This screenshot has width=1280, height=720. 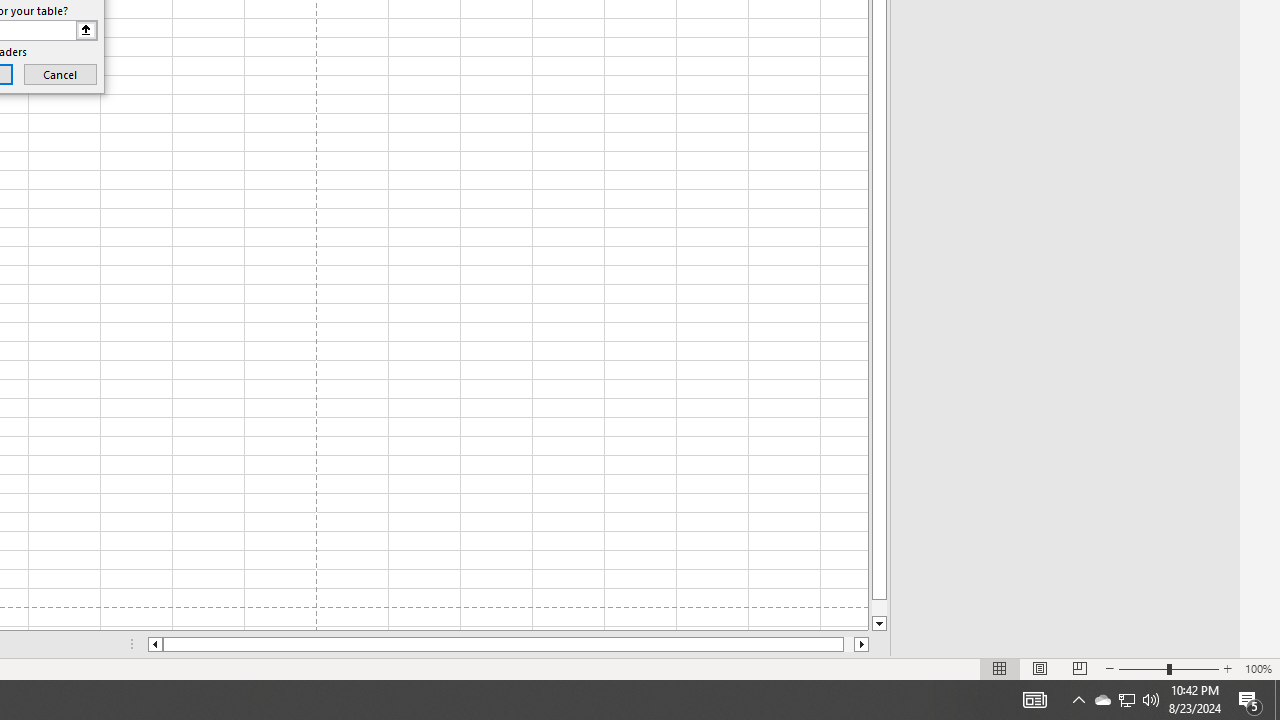 What do you see at coordinates (1000, 669) in the screenshot?
I see `'Normal'` at bounding box center [1000, 669].